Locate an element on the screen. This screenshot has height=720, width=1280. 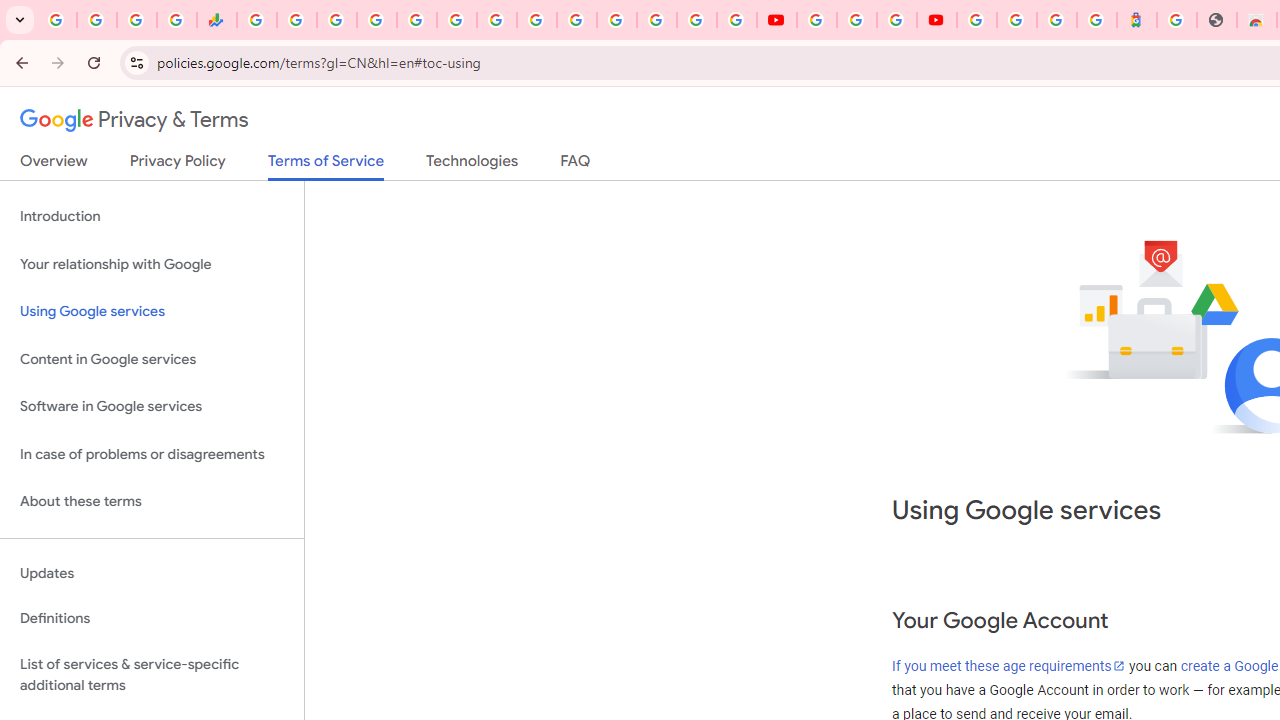
'Your relationship with Google' is located at coordinates (151, 263).